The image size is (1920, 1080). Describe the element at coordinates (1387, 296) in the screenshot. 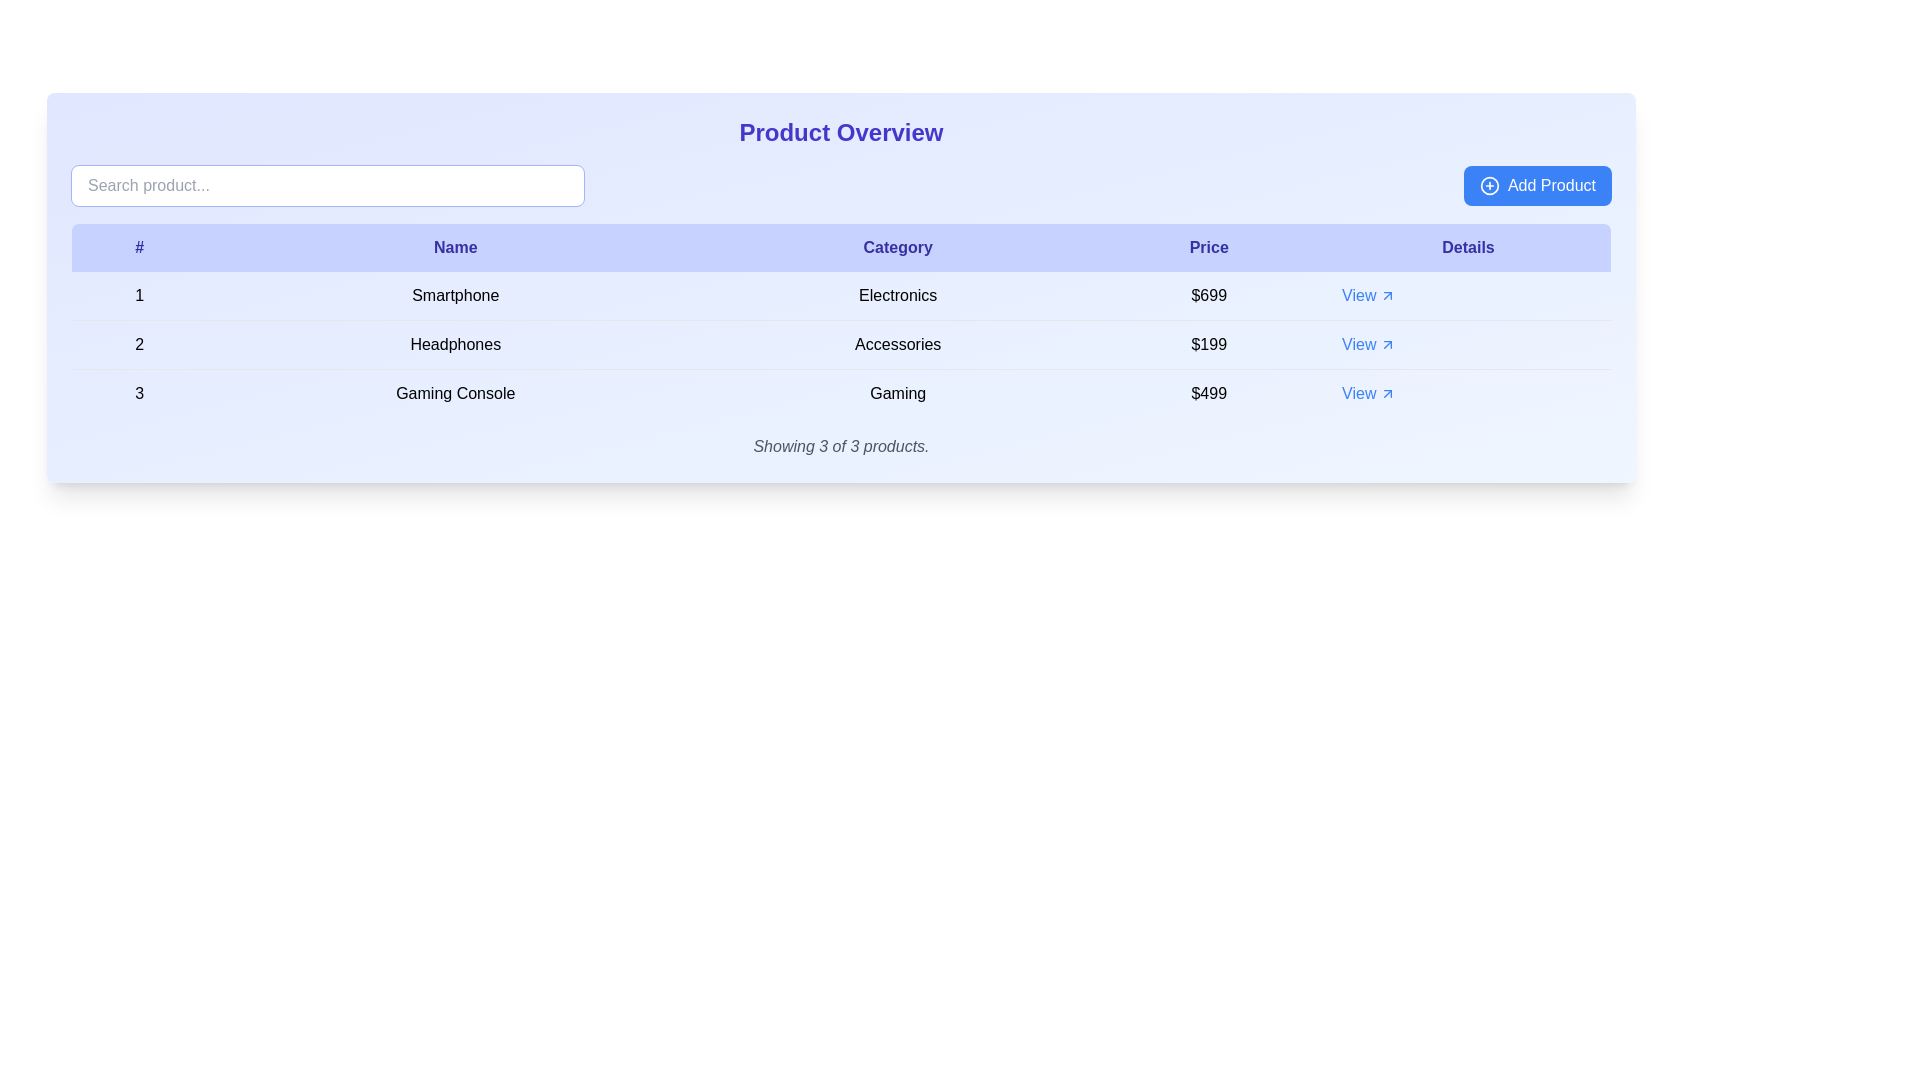

I see `the upward-pointing arrow icon located at the end of the 'View' button in the 'Details' column of the first row in the table` at that location.